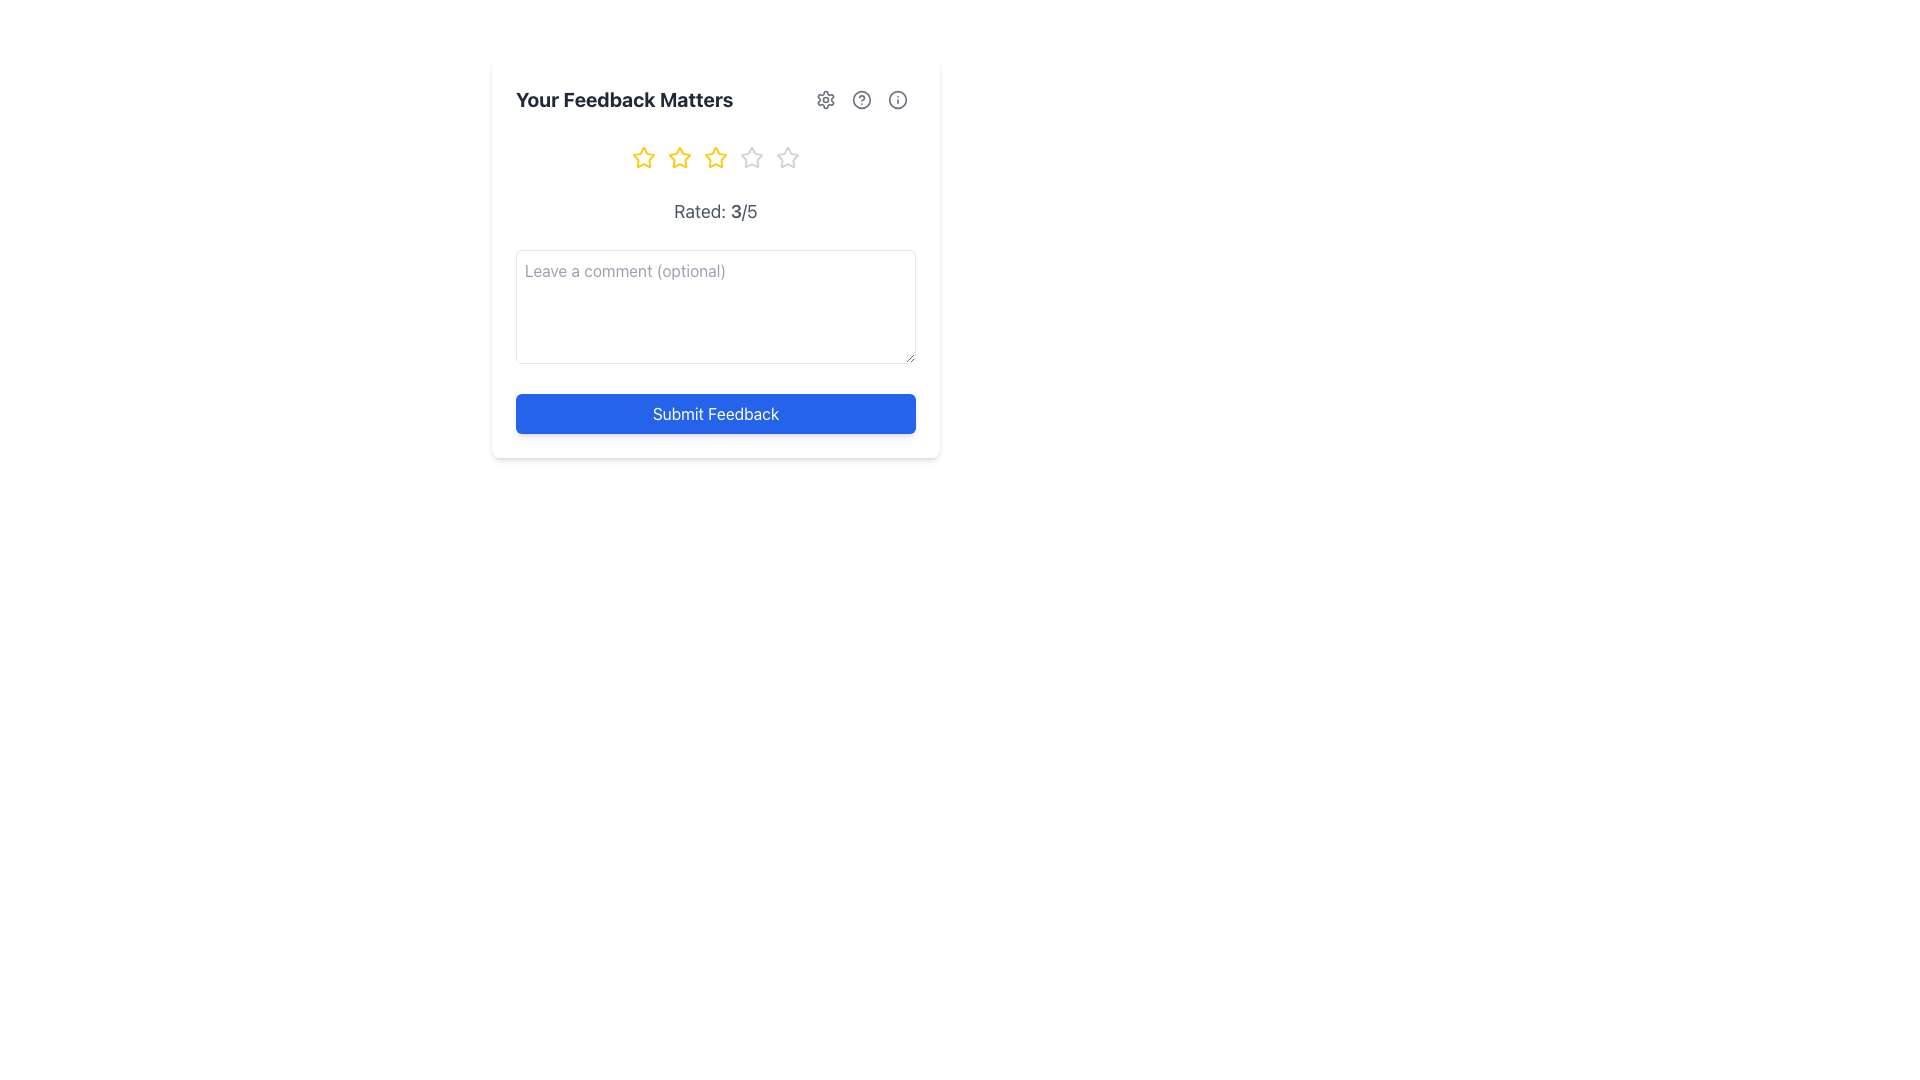  I want to click on the second star-shaped icon with a yellow border in the rating row, so click(643, 157).